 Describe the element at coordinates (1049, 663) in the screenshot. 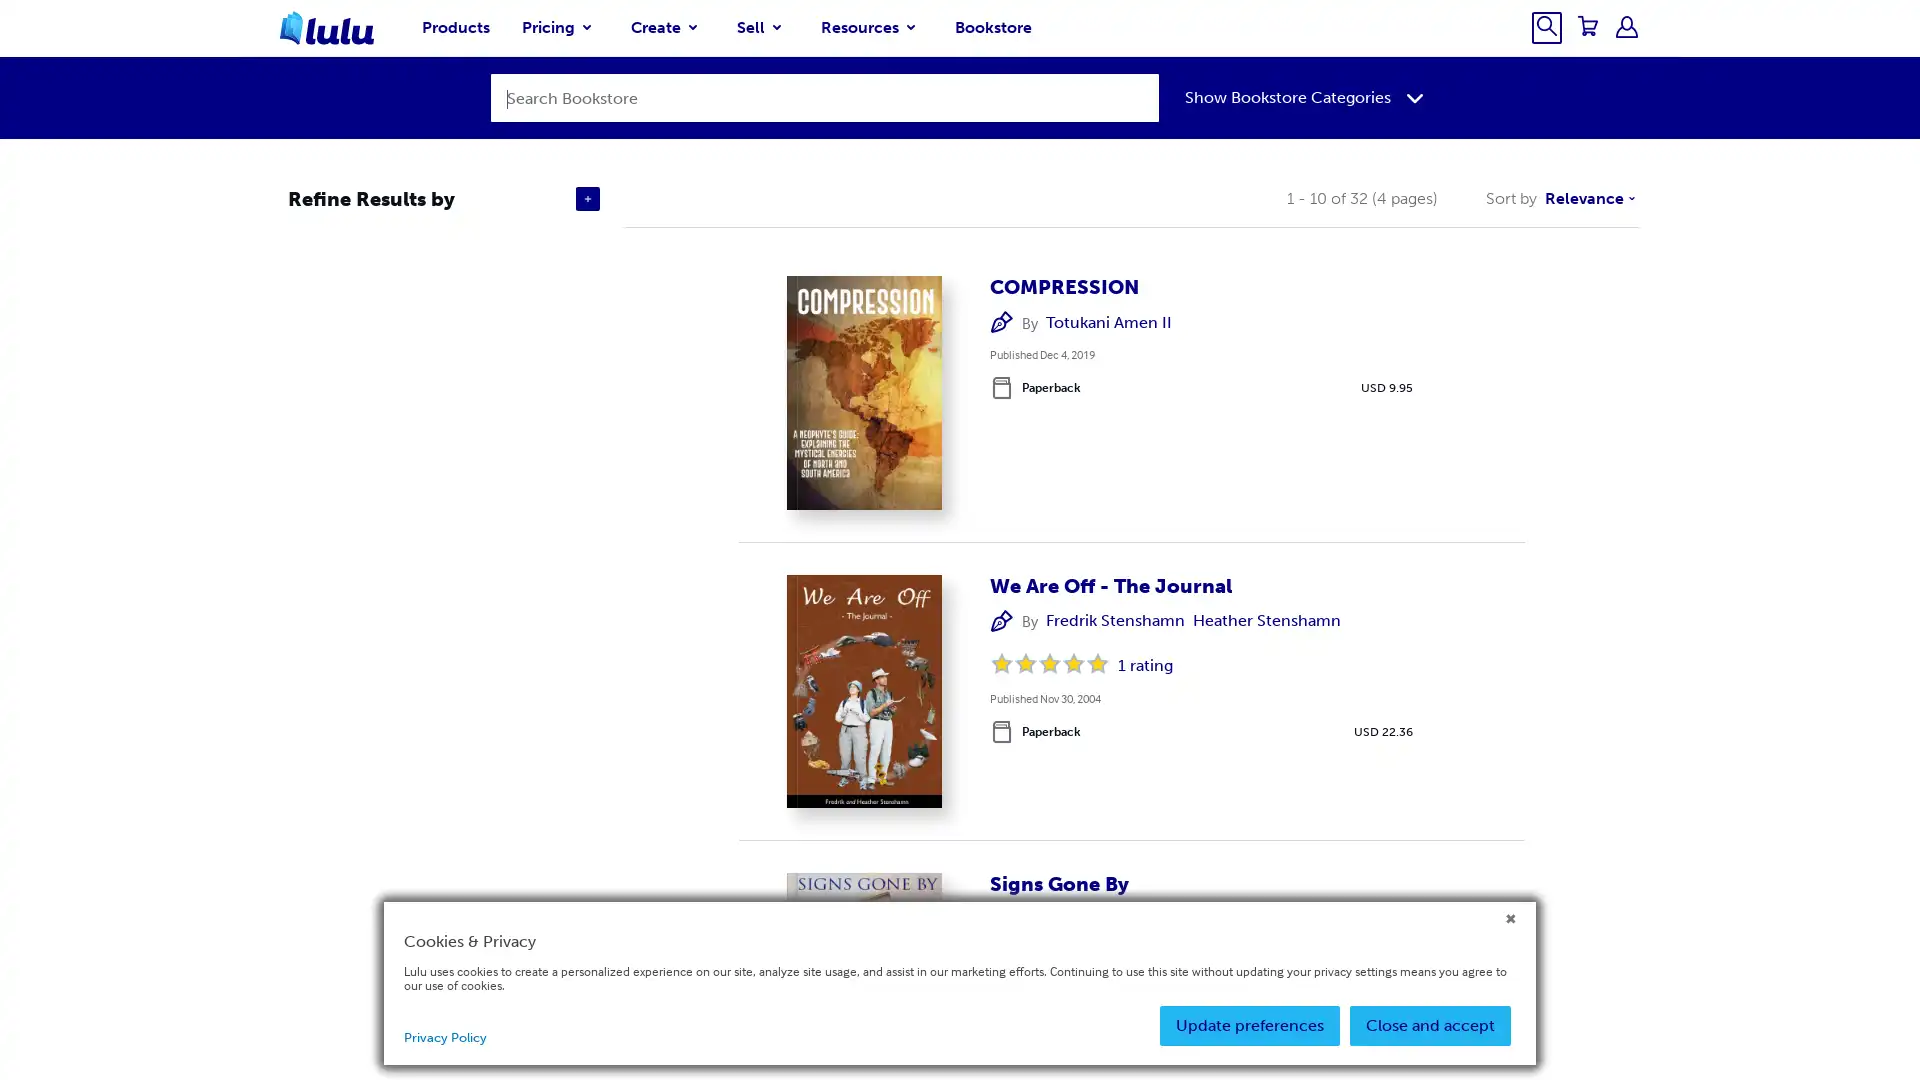

I see `Choose 3 stars` at that location.